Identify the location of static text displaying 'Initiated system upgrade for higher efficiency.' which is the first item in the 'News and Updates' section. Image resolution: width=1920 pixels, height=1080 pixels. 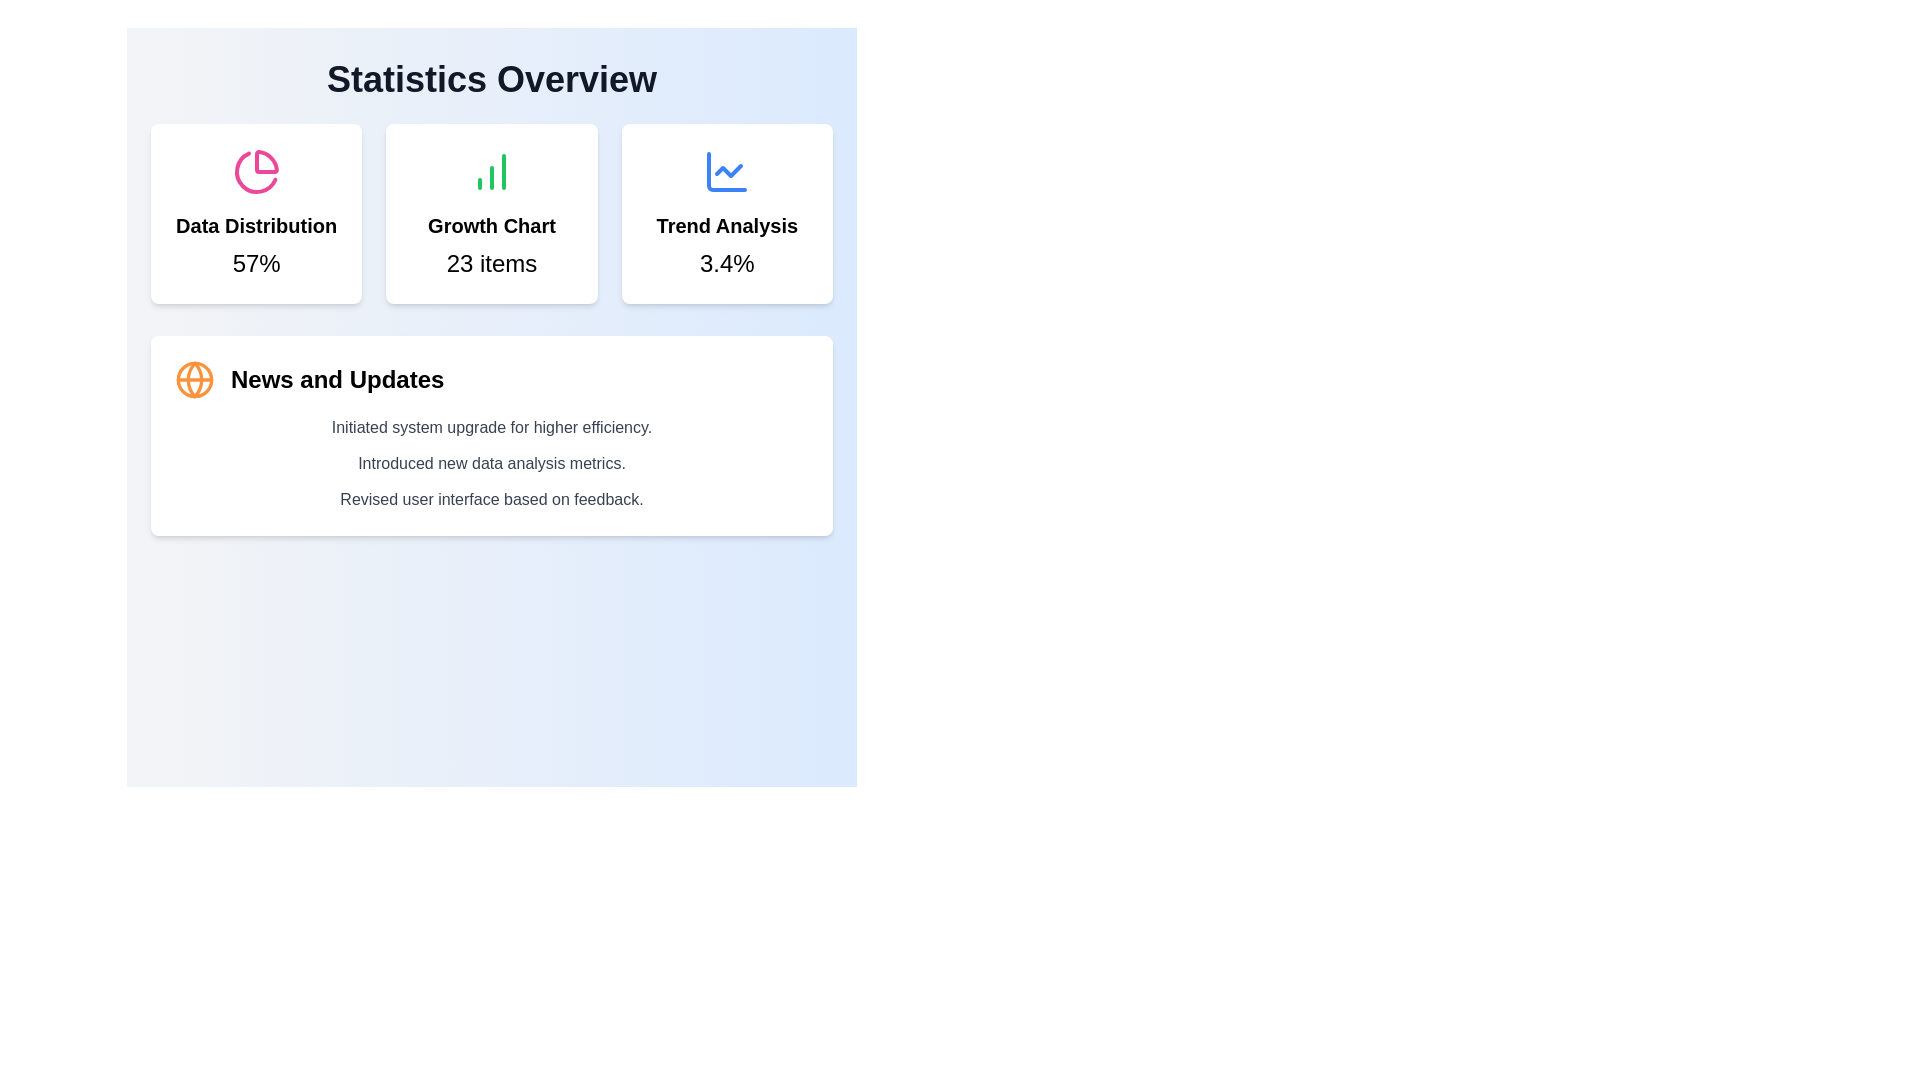
(491, 427).